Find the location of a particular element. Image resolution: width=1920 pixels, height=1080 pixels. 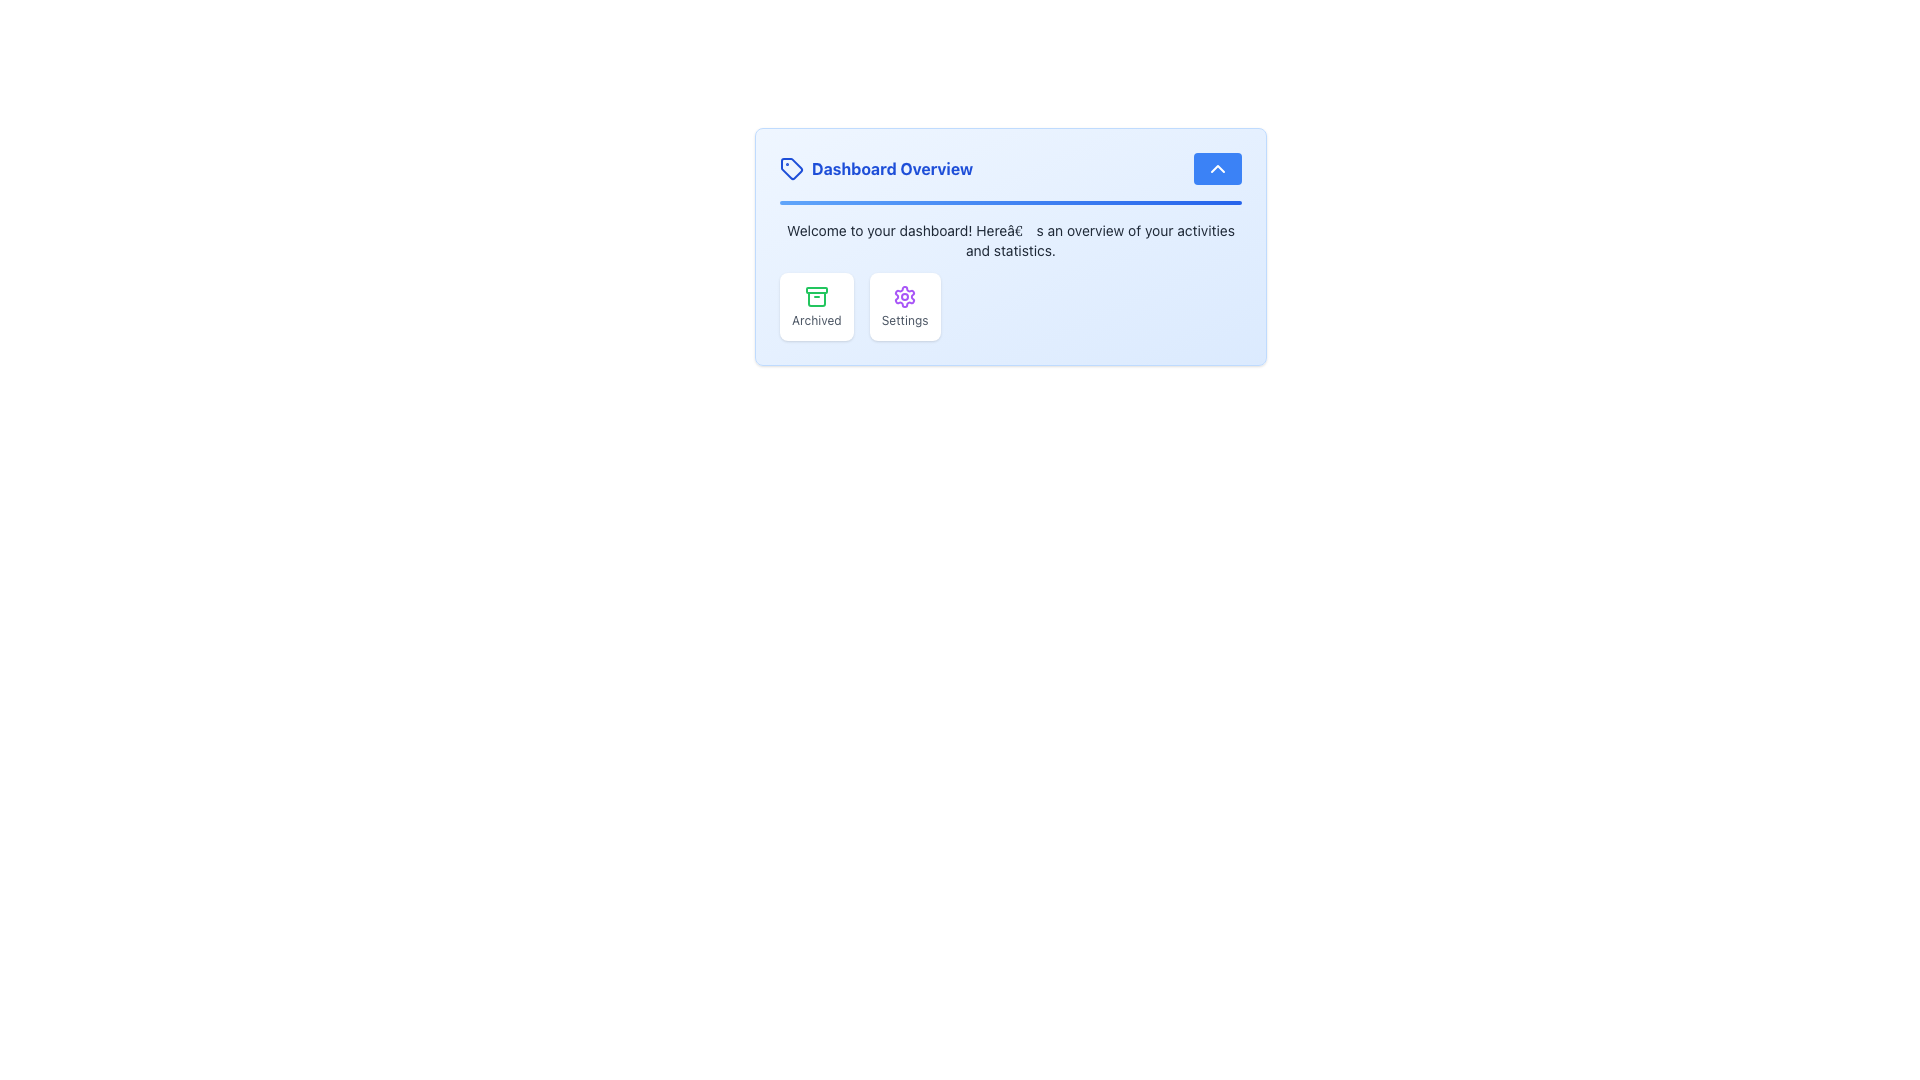

the static text label at the top-left of the dashboard, which serves as the title for the dashboard is located at coordinates (876, 168).